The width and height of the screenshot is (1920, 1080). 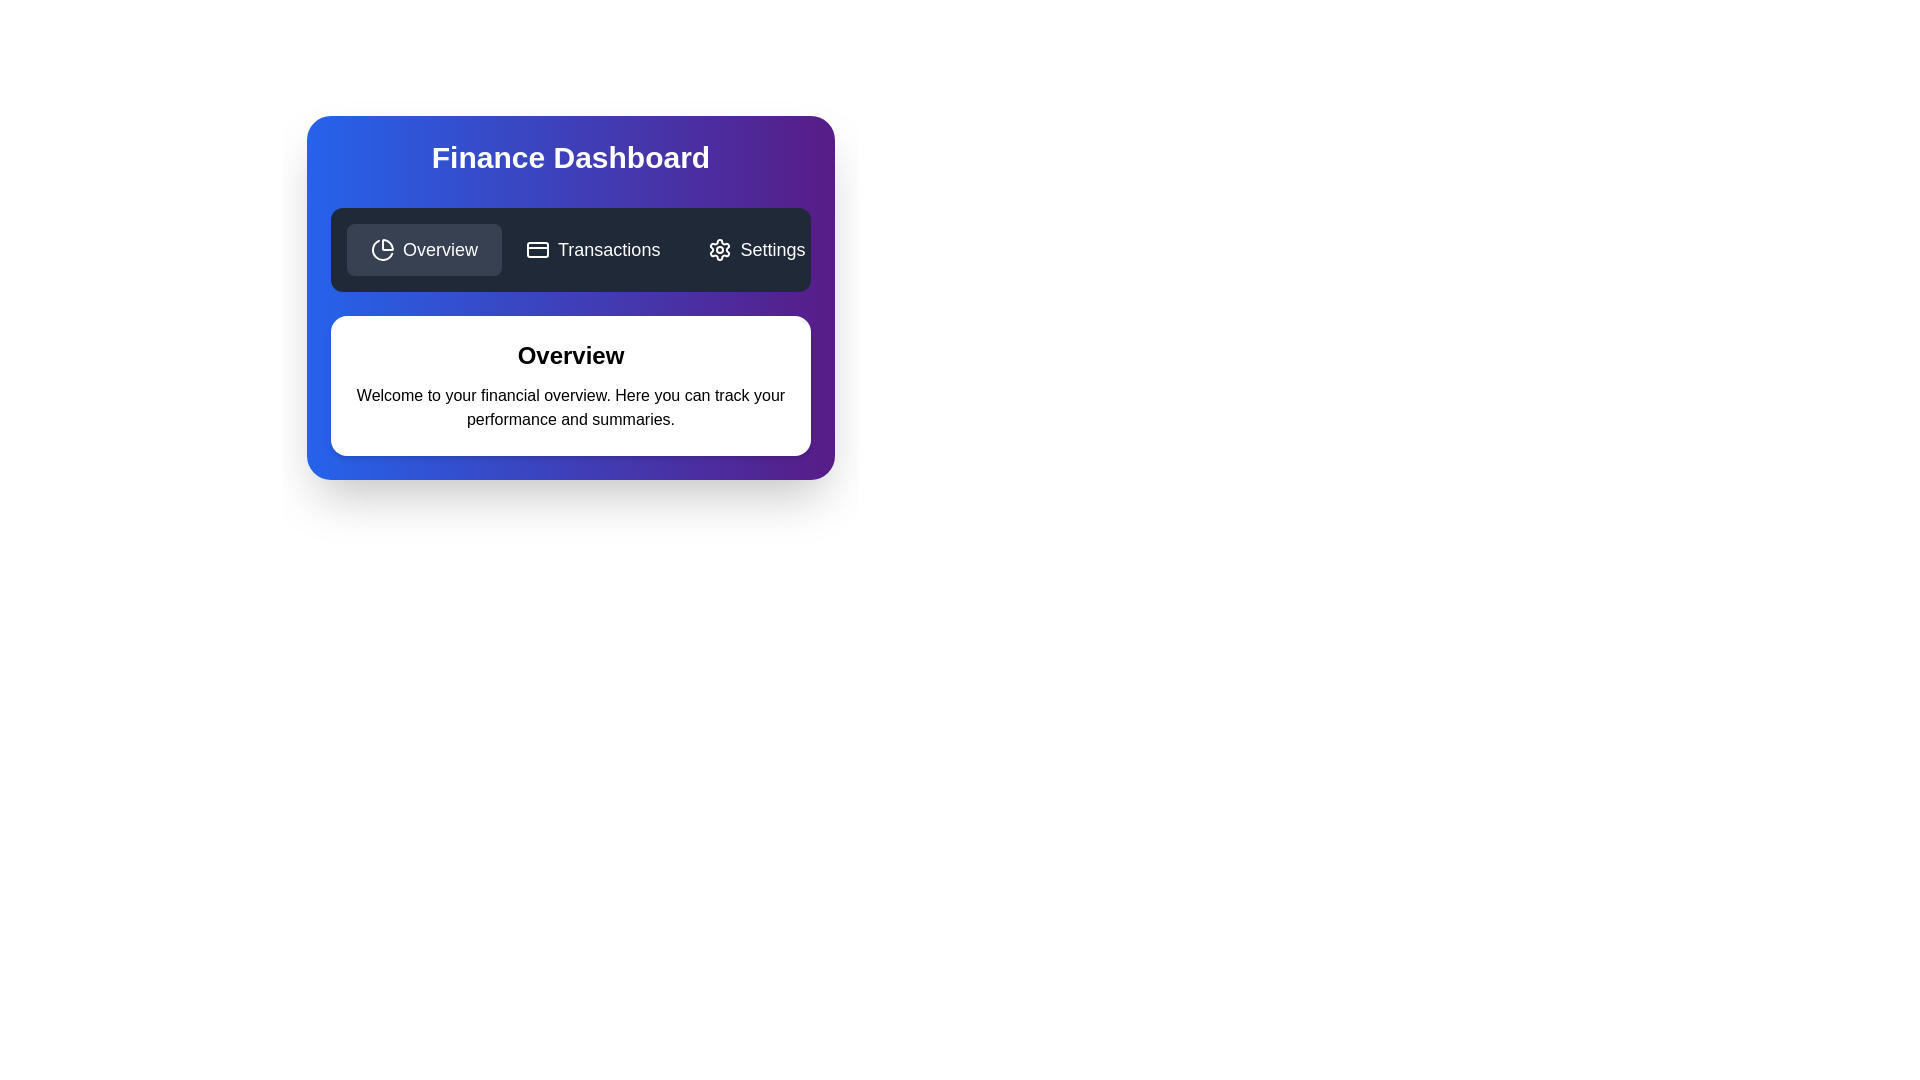 I want to click on the bold heading displaying the text 'Overview', which is prominently styled and centrally aligned within its section, so click(x=570, y=354).